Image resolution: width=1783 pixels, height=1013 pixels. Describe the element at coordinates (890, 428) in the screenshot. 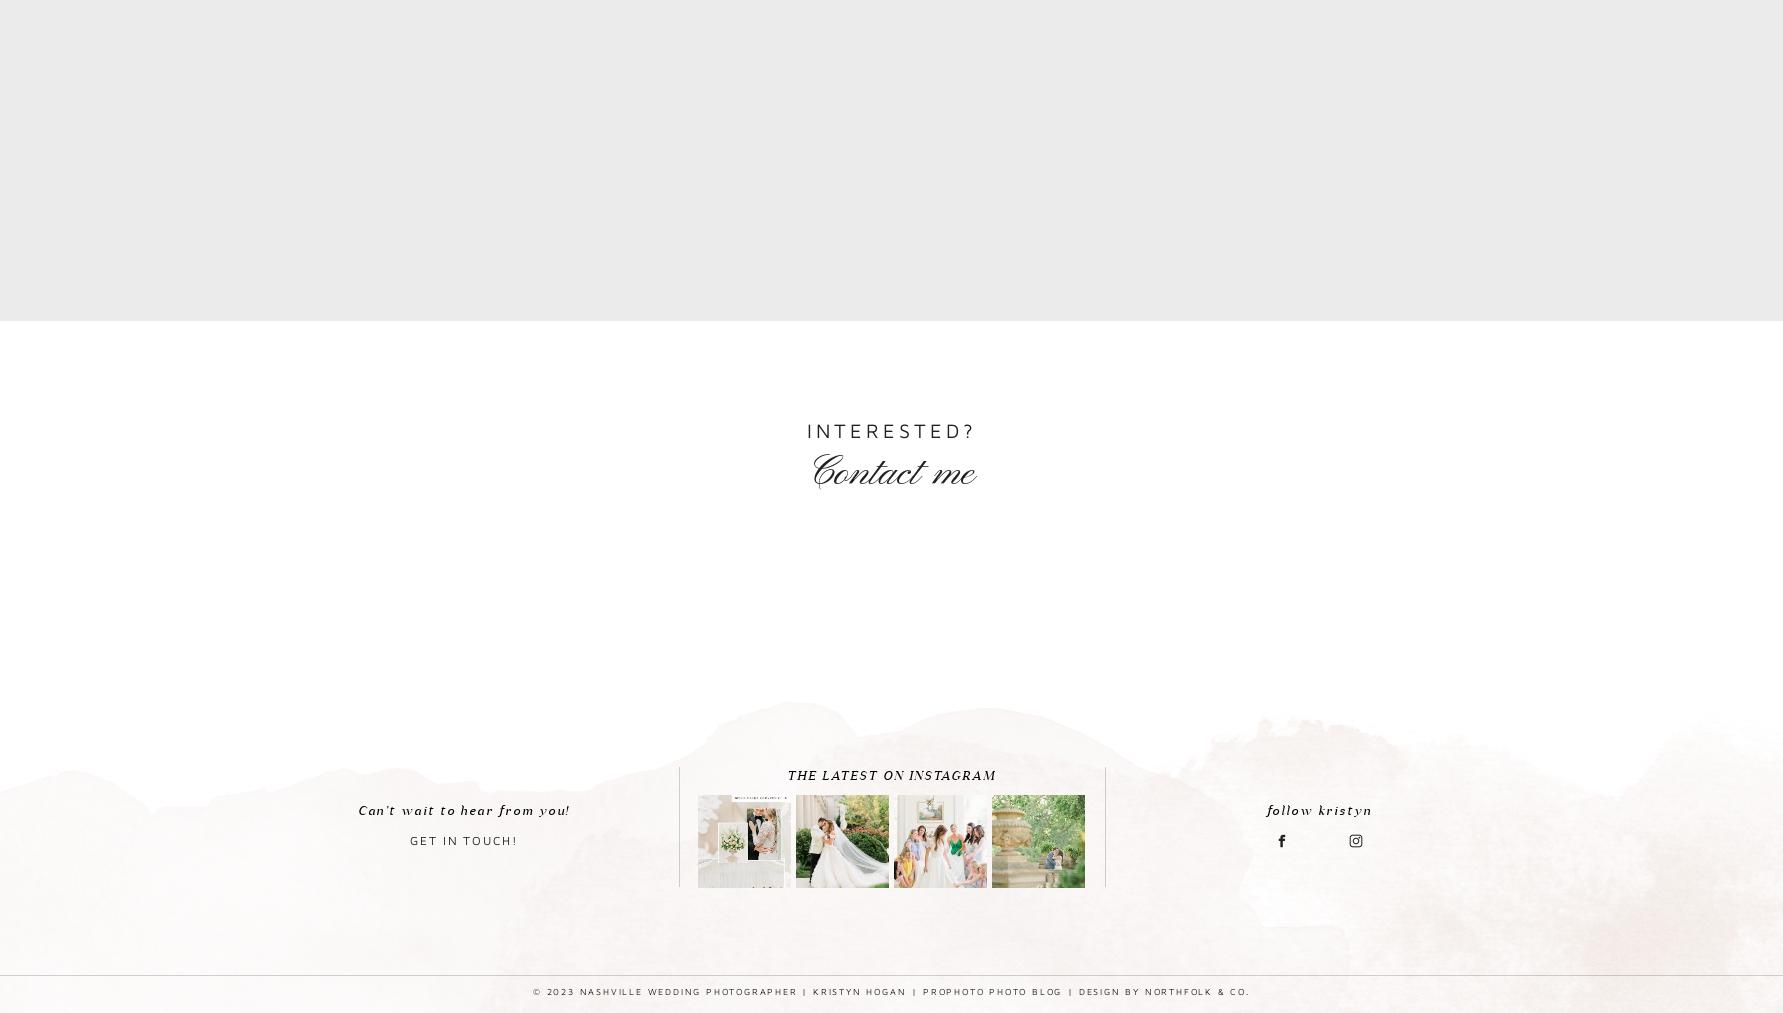

I see `'Interested?'` at that location.